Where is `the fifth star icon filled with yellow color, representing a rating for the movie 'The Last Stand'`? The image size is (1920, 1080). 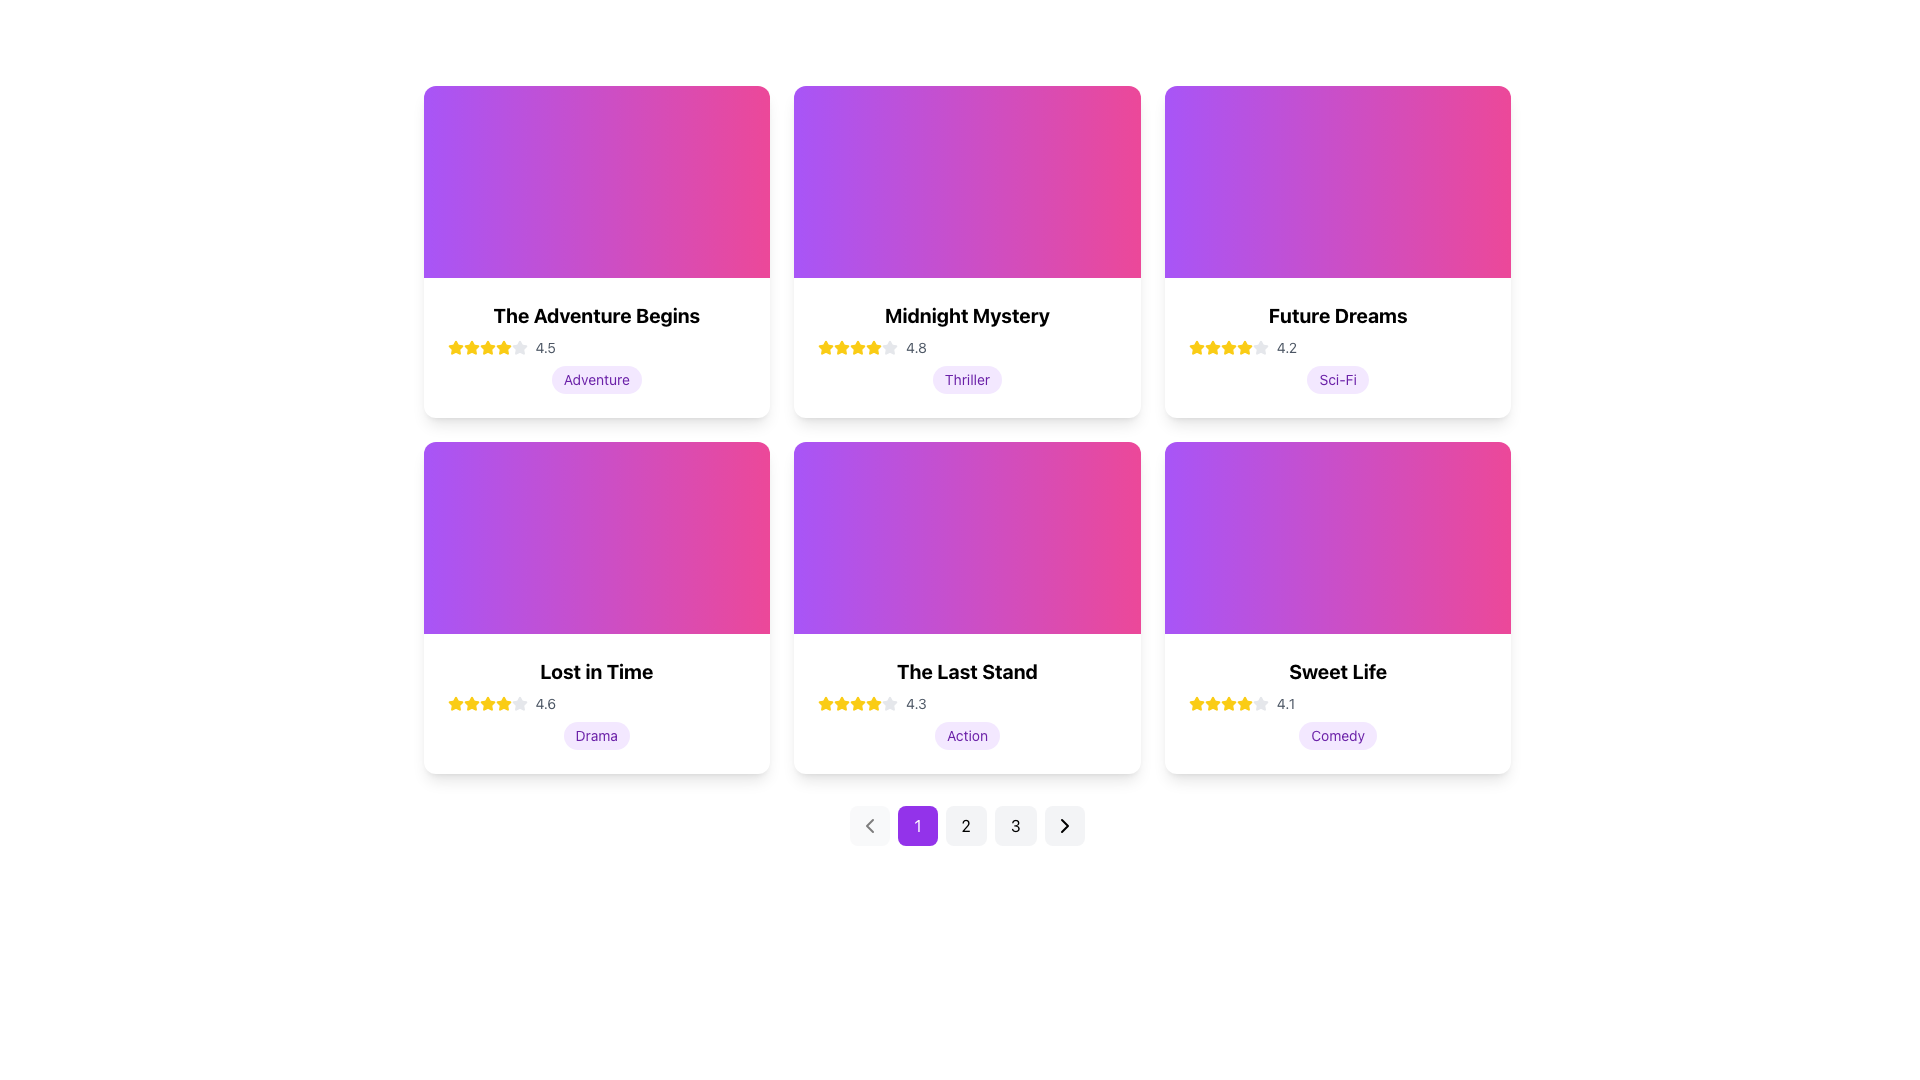
the fifth star icon filled with yellow color, representing a rating for the movie 'The Last Stand' is located at coordinates (858, 703).